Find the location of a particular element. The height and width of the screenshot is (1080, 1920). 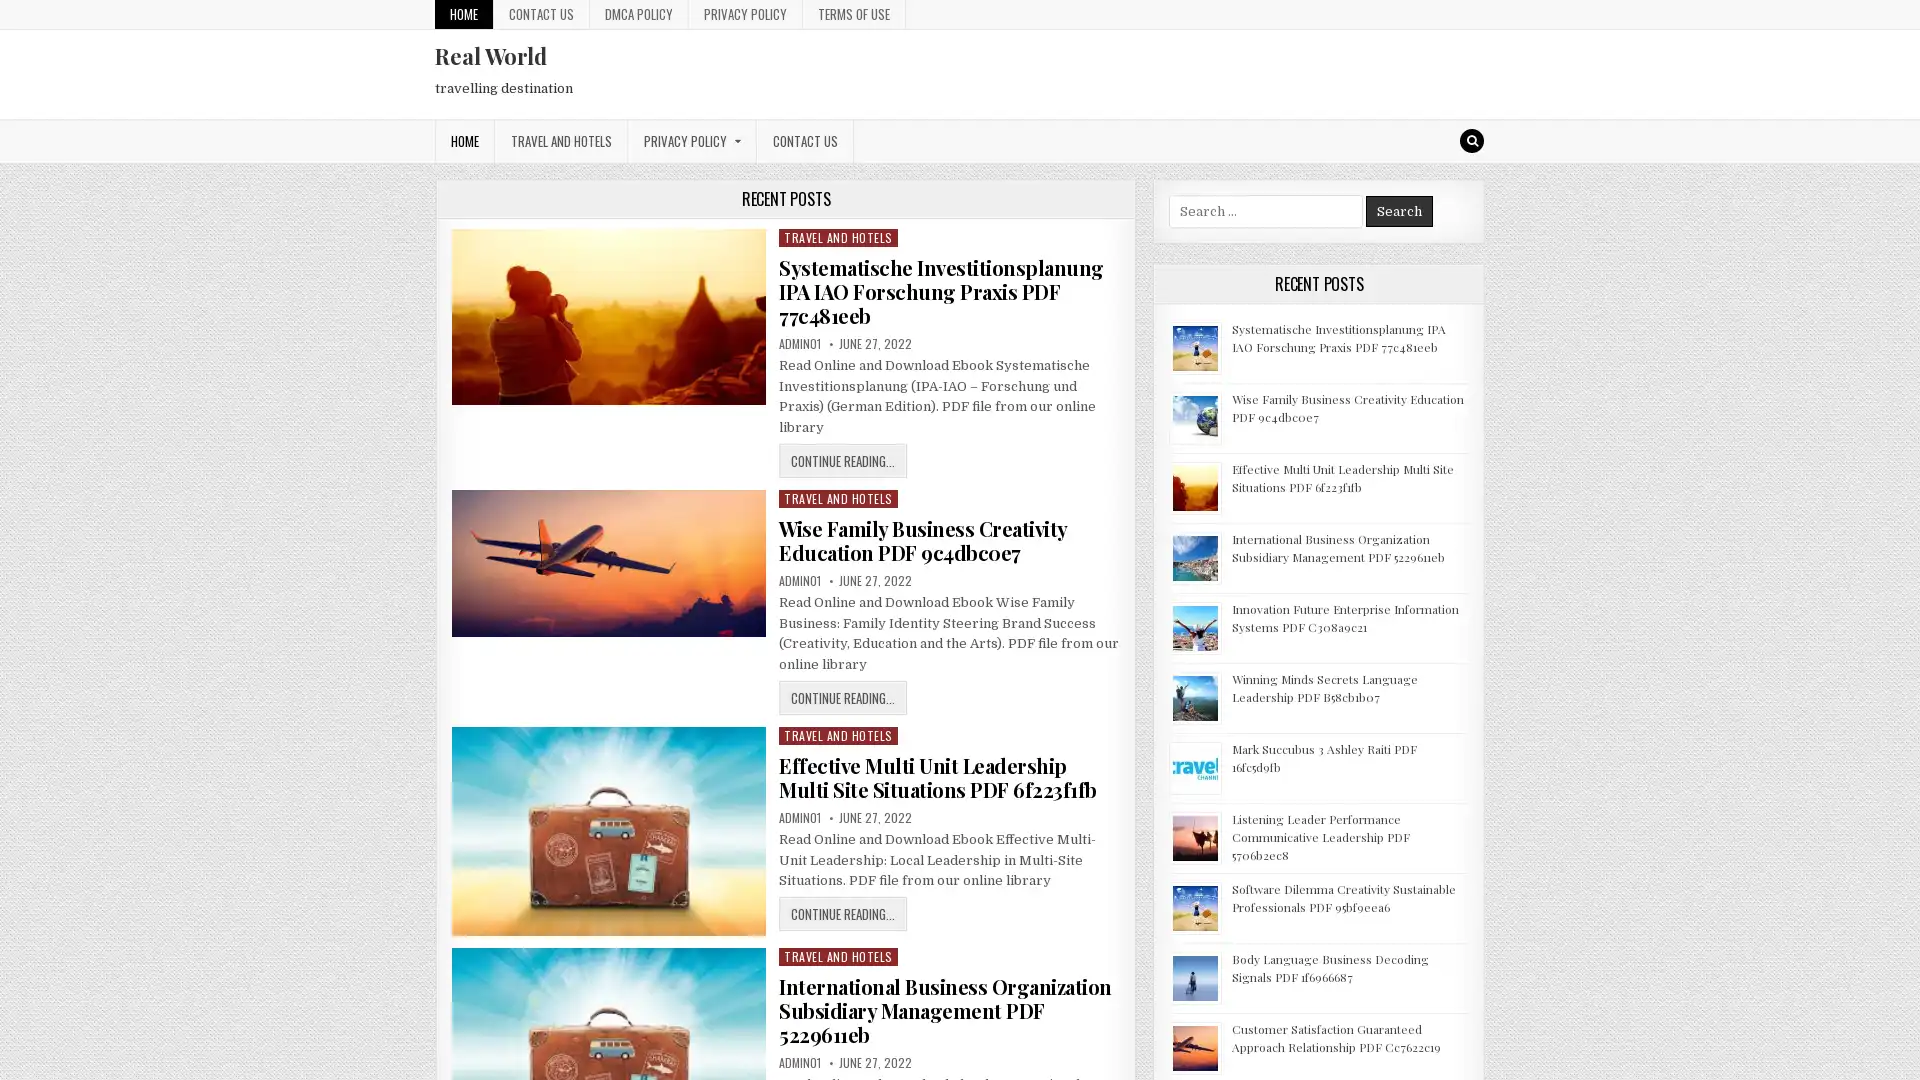

Search is located at coordinates (1398, 211).